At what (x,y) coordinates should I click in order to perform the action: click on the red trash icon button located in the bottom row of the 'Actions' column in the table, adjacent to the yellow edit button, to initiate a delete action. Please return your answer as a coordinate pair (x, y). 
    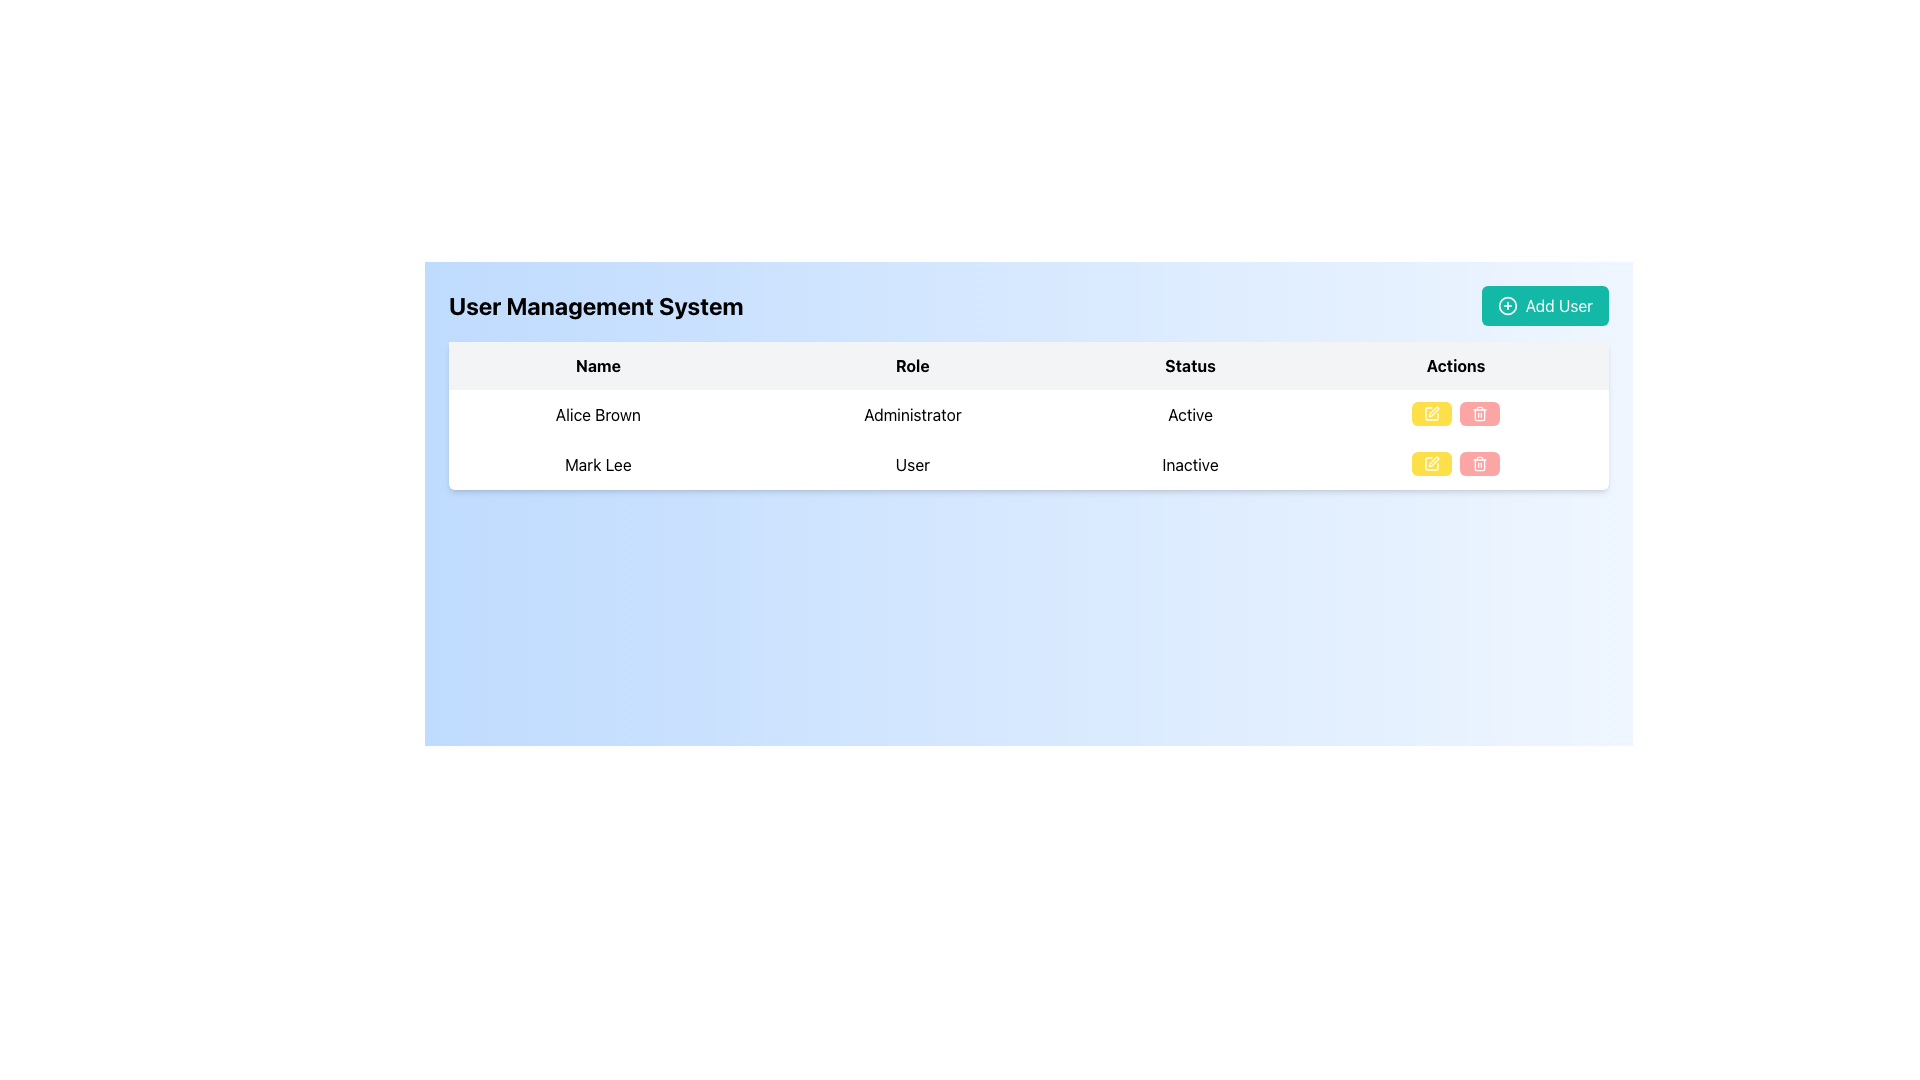
    Looking at the image, I should click on (1479, 463).